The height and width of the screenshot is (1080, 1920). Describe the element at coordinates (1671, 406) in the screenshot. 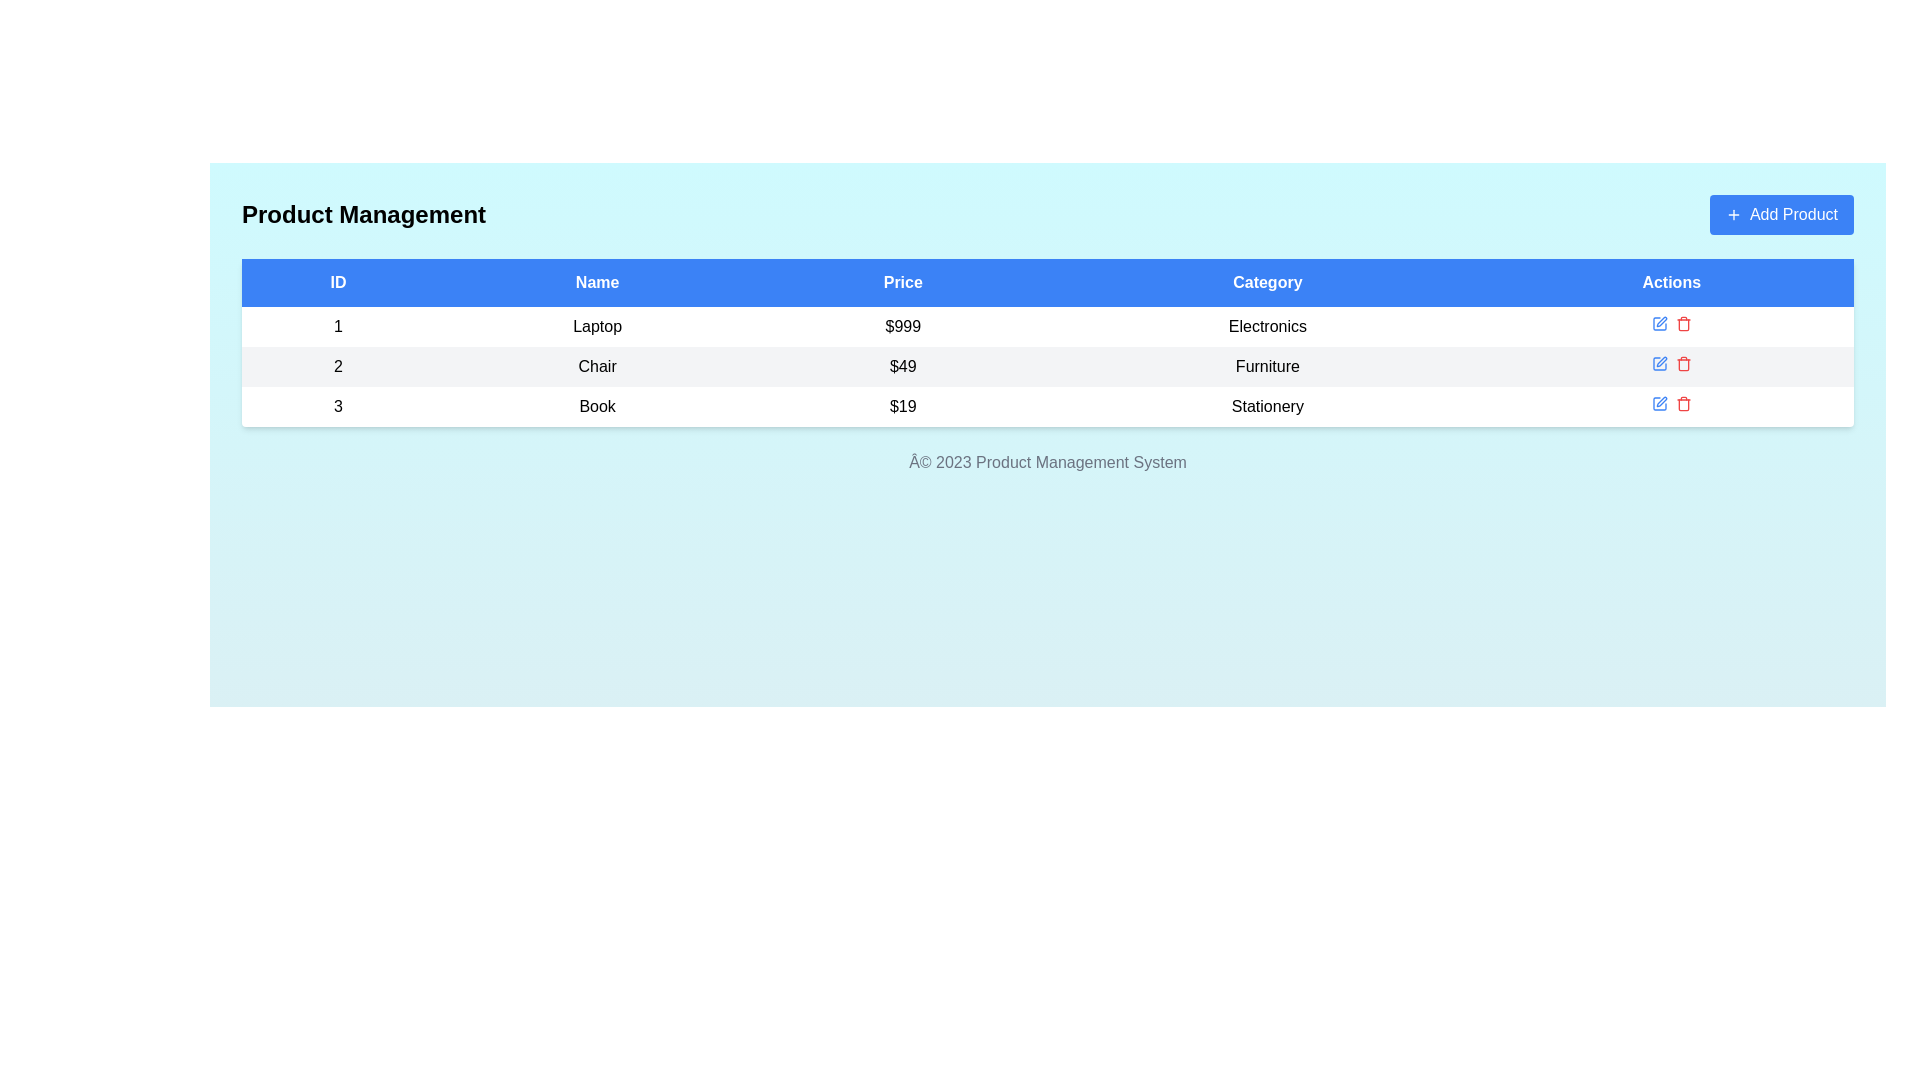

I see `the Action Buttons Group, which includes a blue pencil icon (edit) and a red trash icon (delete) in the rightmost cell of the third row under the 'Actions' header` at that location.